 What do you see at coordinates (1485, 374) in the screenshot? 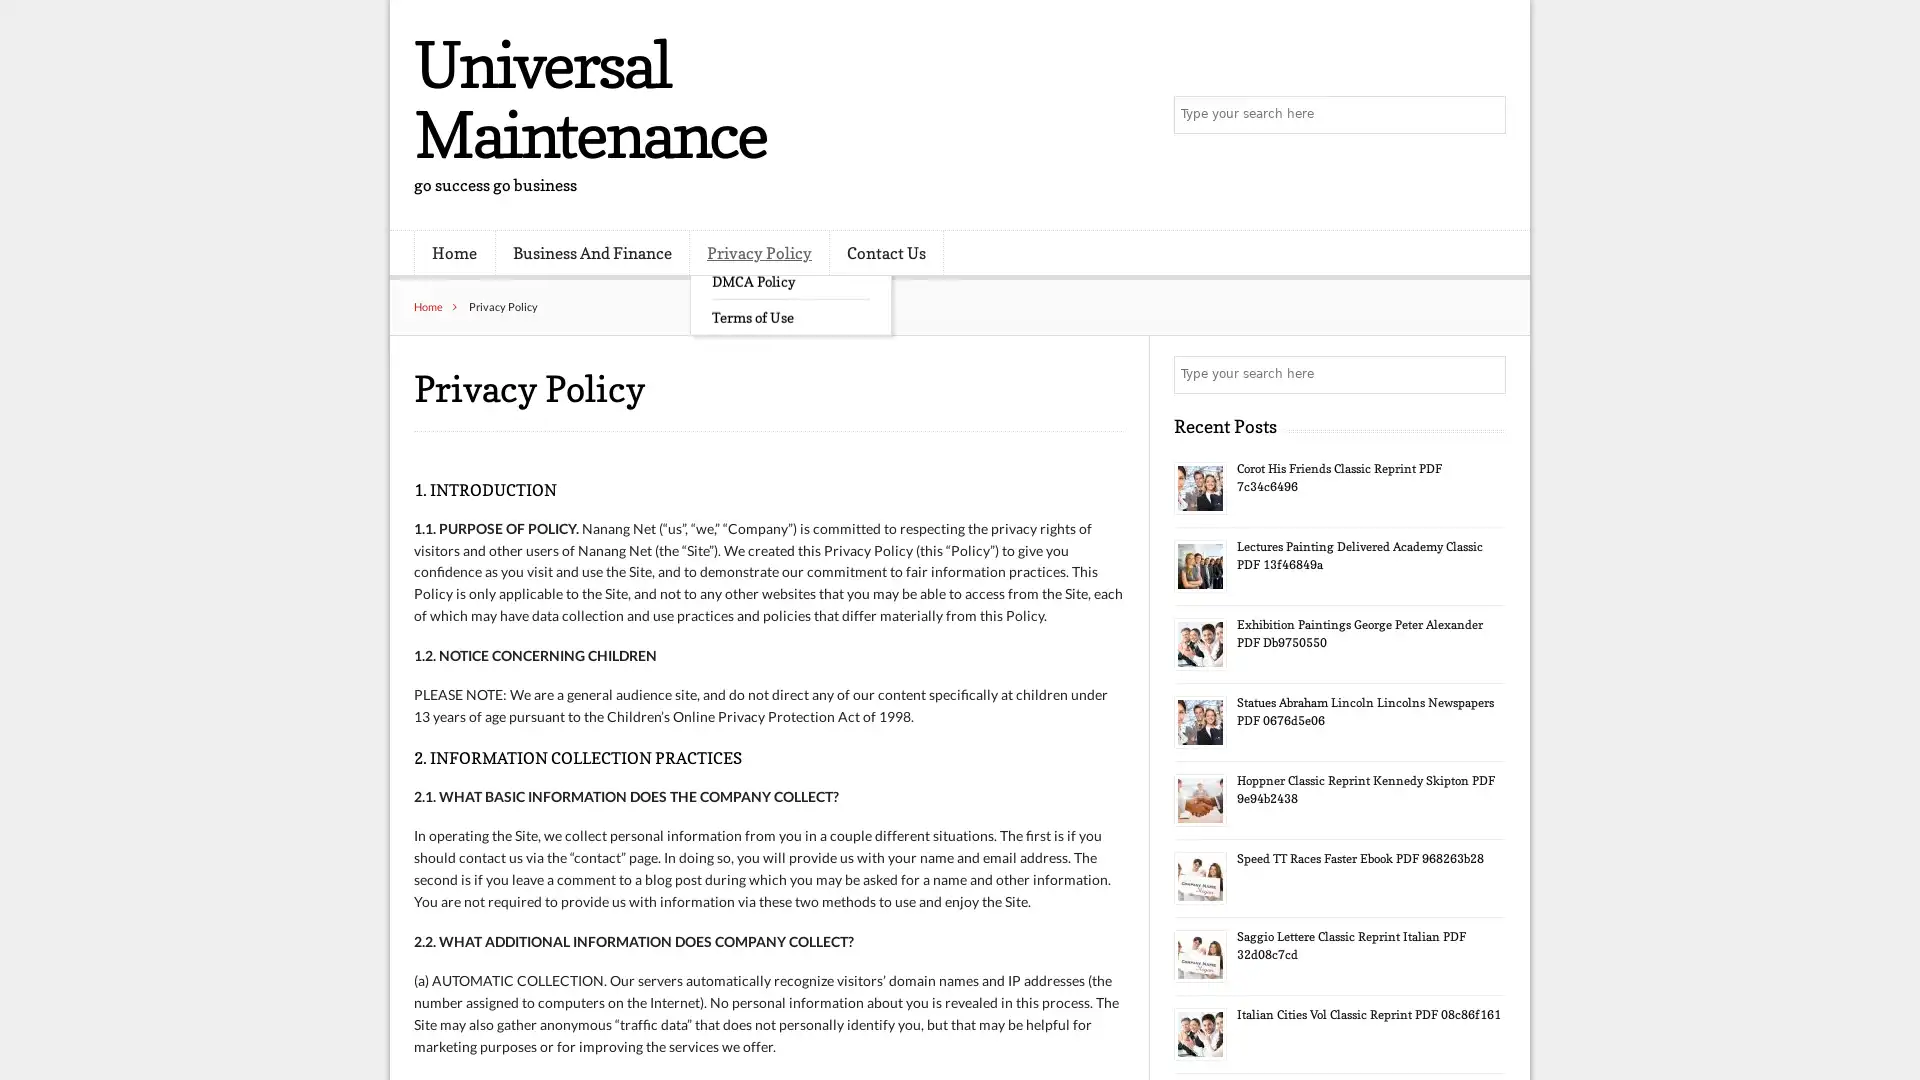
I see `Search` at bounding box center [1485, 374].